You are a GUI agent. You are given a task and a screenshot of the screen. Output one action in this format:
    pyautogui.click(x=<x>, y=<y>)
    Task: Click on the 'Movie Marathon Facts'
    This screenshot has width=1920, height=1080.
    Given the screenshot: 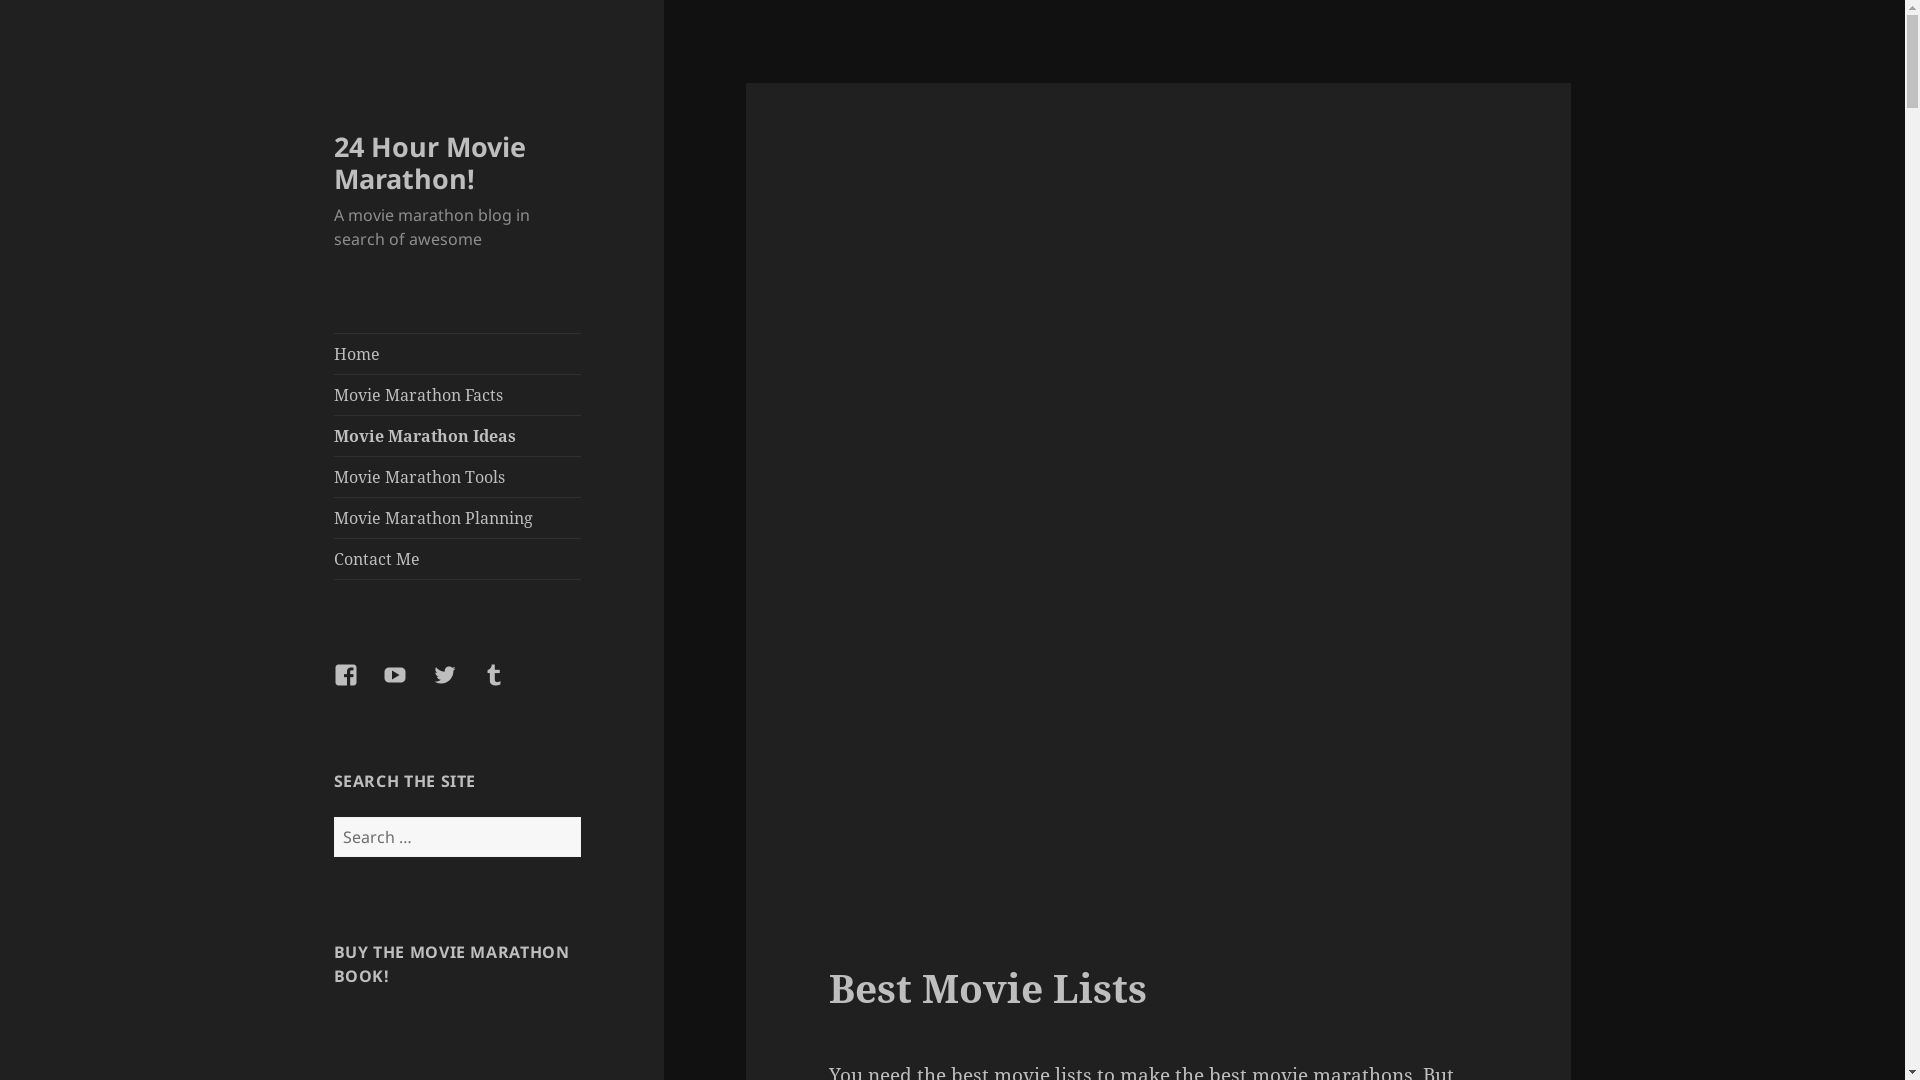 What is the action you would take?
    pyautogui.click(x=456, y=394)
    